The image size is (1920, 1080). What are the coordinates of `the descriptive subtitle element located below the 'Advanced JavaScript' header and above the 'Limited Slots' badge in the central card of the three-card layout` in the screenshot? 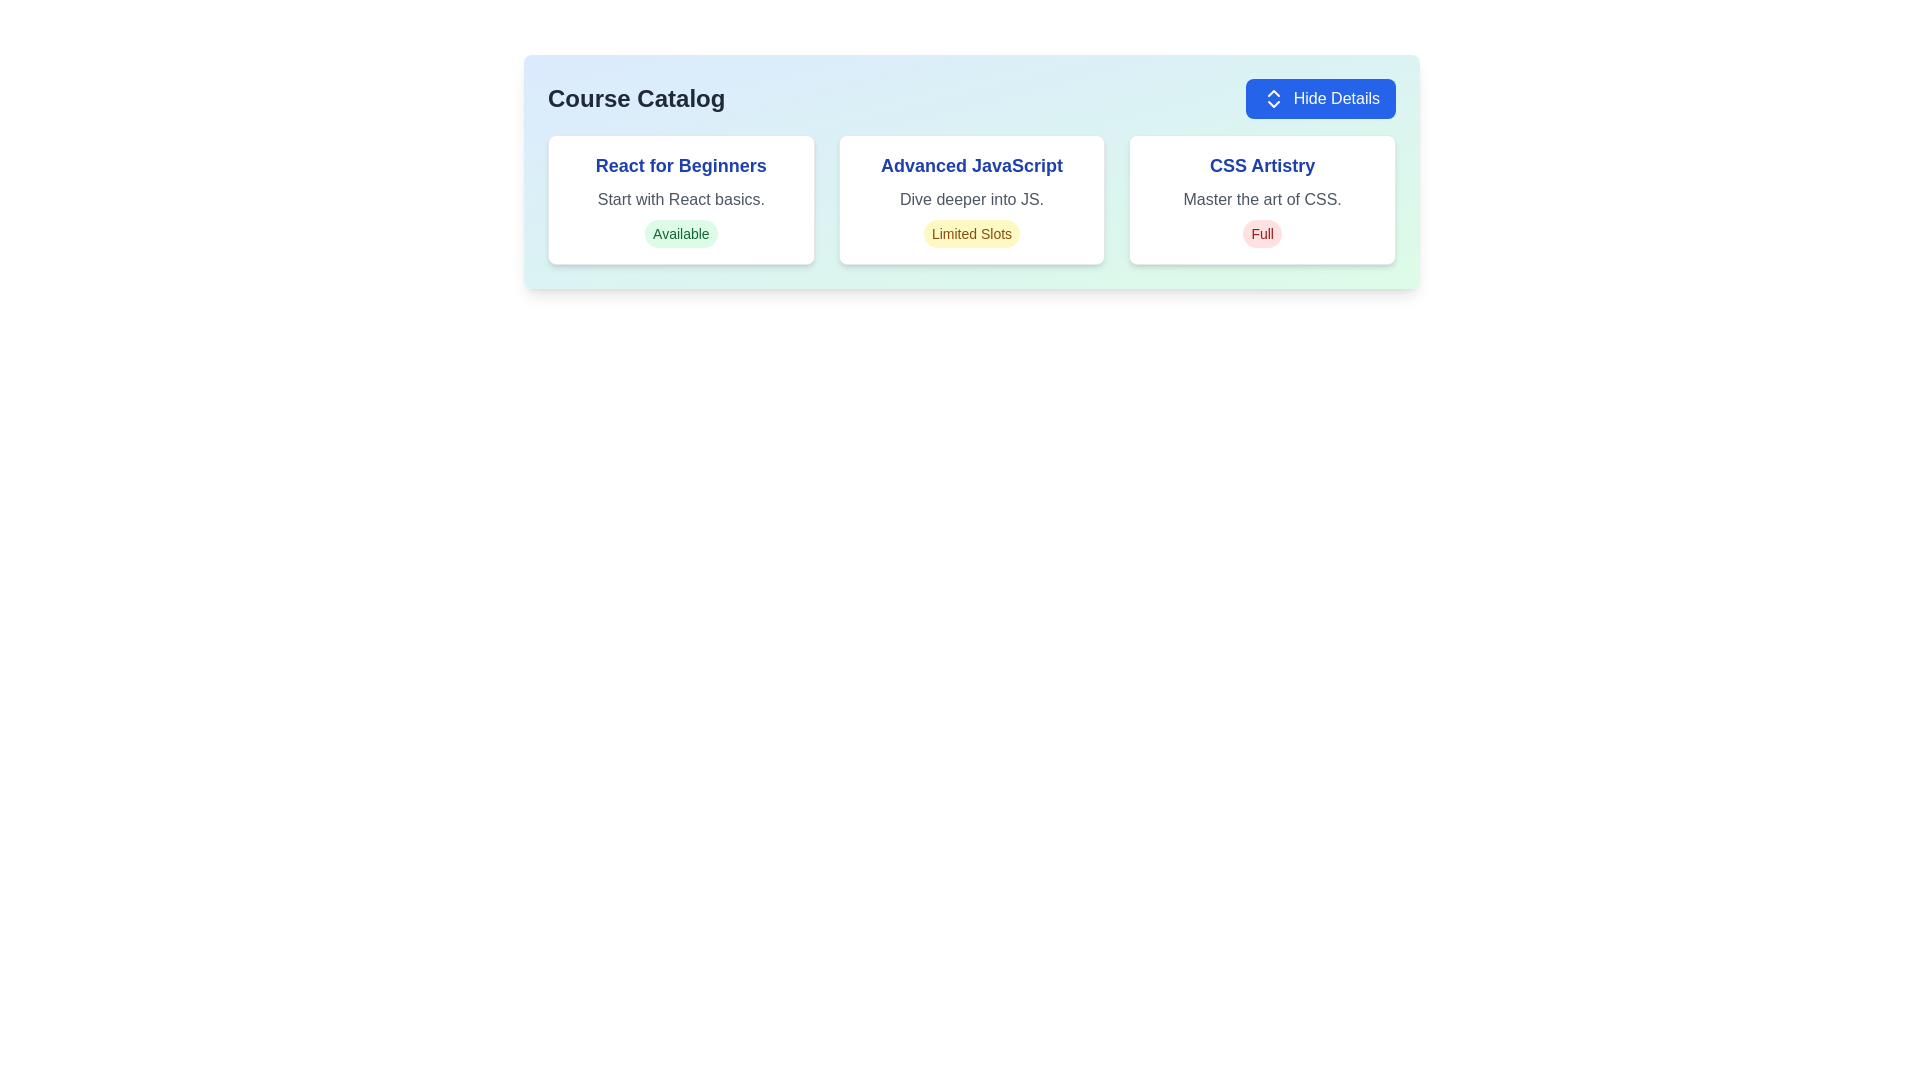 It's located at (971, 200).